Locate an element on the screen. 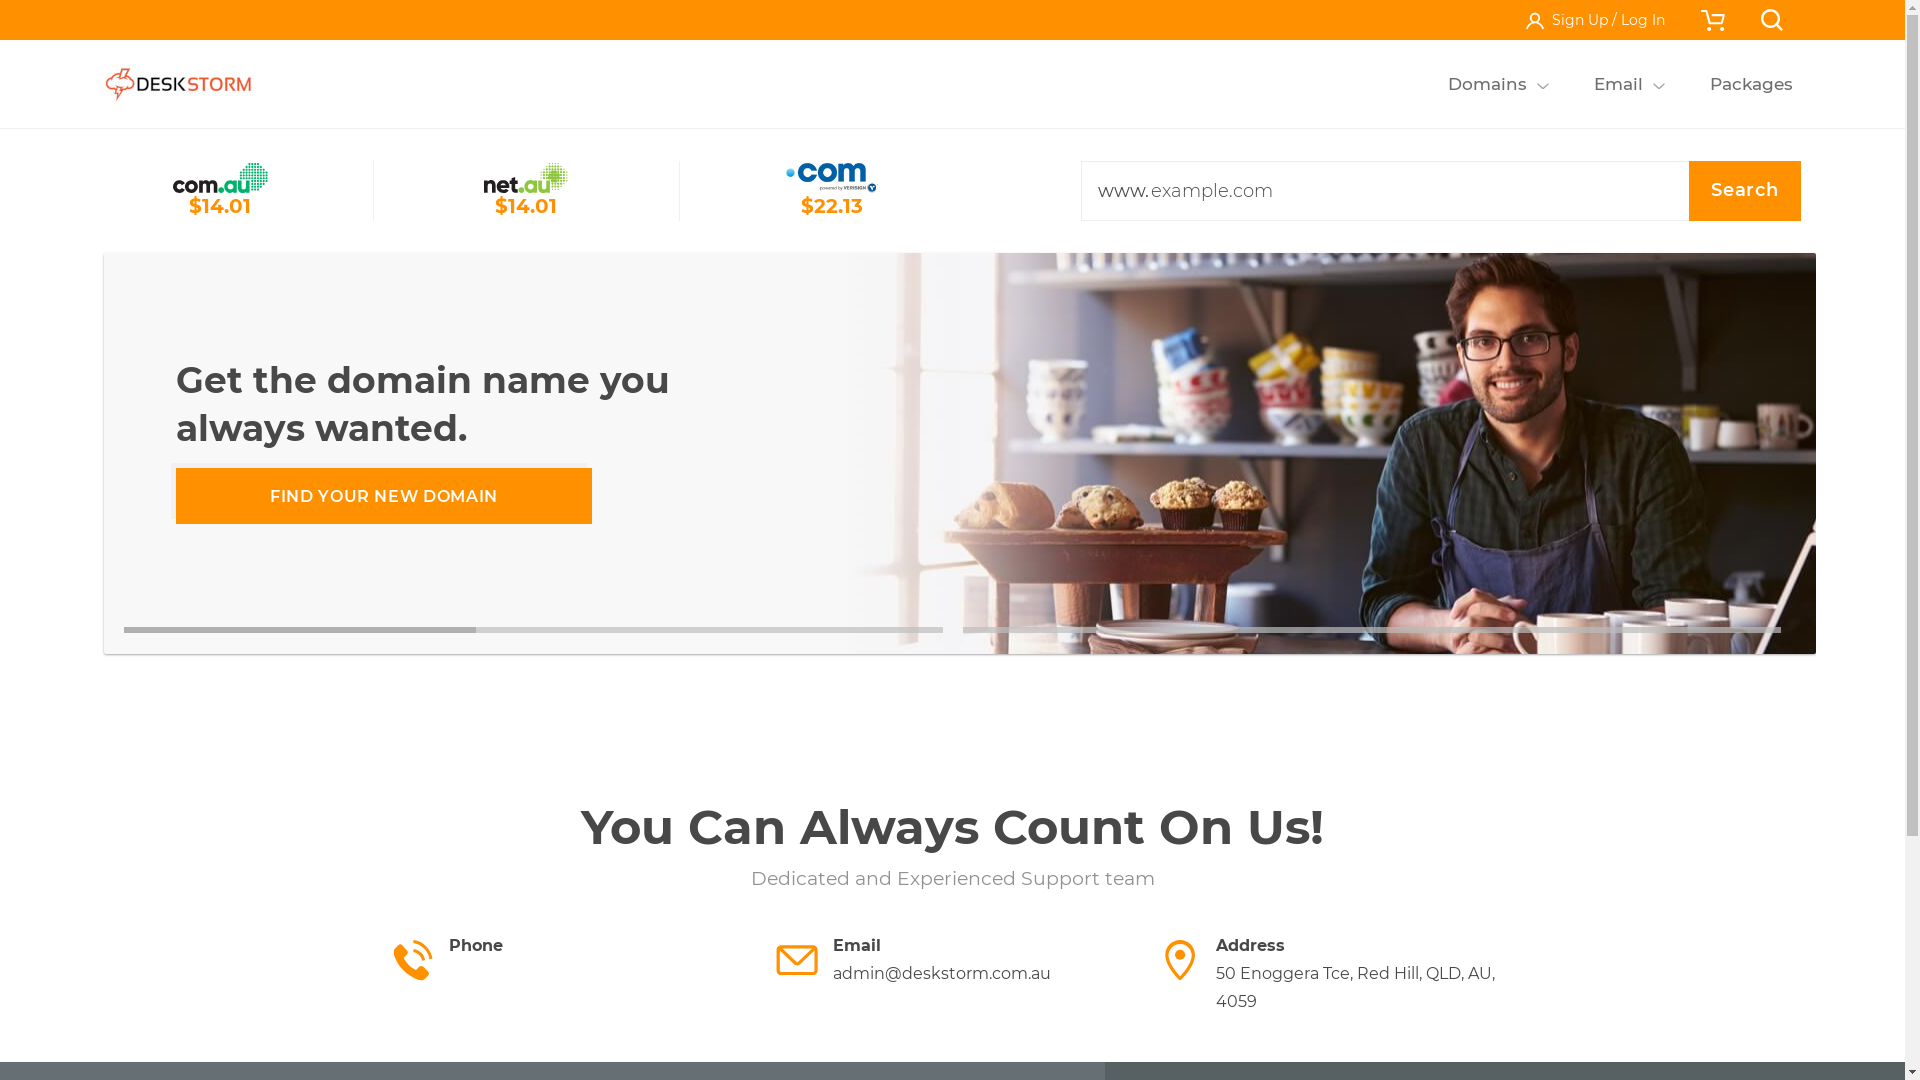 The image size is (1920, 1080). 'Packages' is located at coordinates (1750, 83).